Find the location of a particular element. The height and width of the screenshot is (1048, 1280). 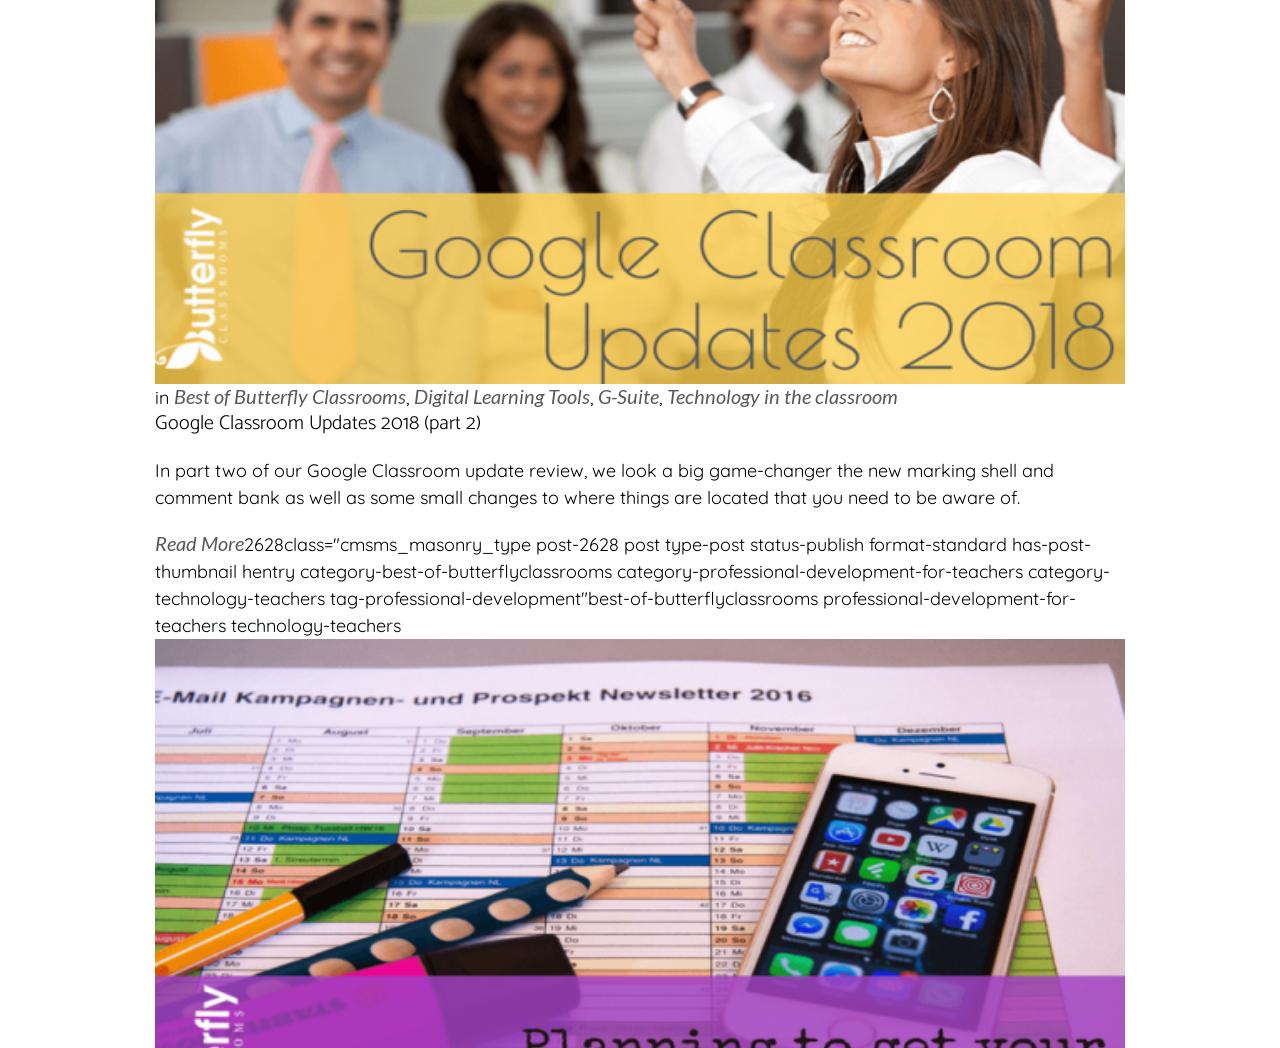

'In part two of our Google Classroom update review, we look a big game-changer the new marking shell and comment bank as well as some small changes to where things are located that you need to be aware of.' is located at coordinates (154, 483).